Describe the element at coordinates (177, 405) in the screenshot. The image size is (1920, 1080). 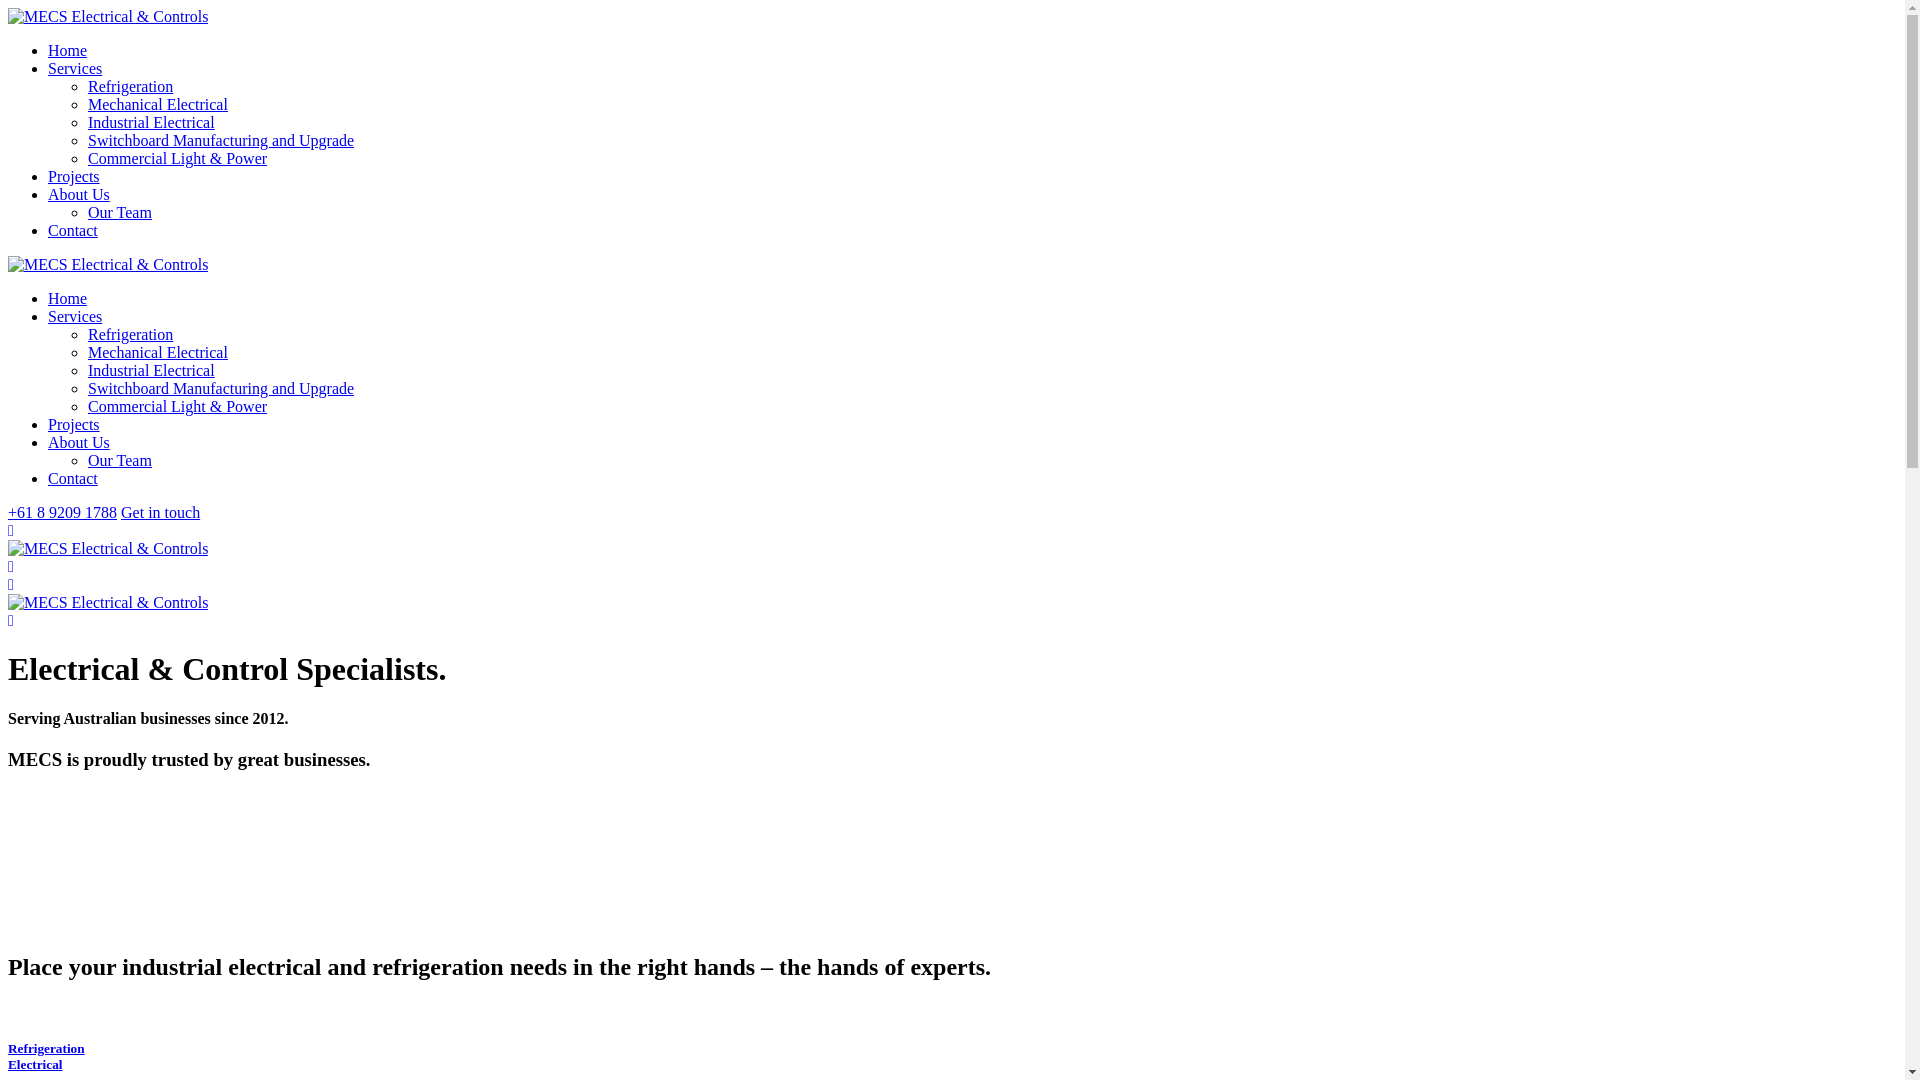
I see `'Commercial Light & Power'` at that location.